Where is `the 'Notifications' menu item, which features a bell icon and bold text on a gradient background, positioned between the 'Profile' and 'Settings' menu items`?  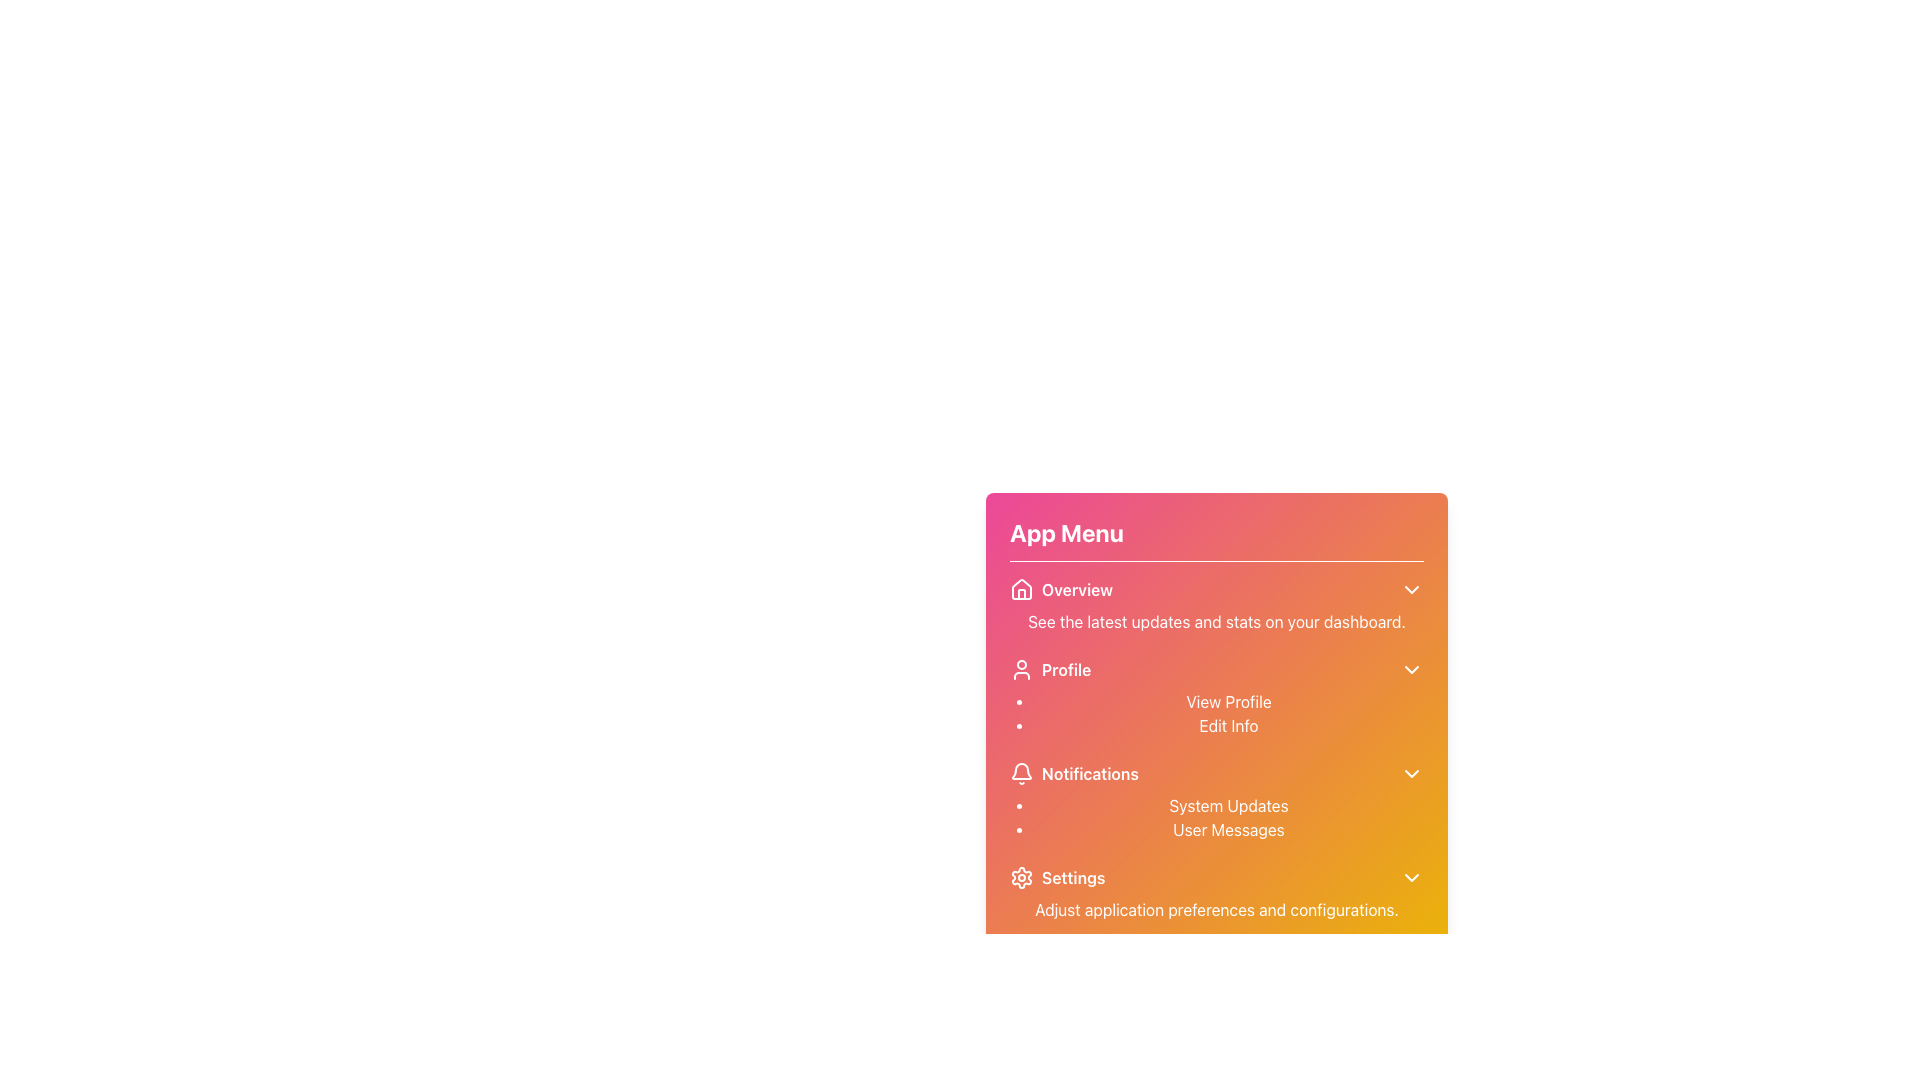
the 'Notifications' menu item, which features a bell icon and bold text on a gradient background, positioned between the 'Profile' and 'Settings' menu items is located at coordinates (1073, 773).